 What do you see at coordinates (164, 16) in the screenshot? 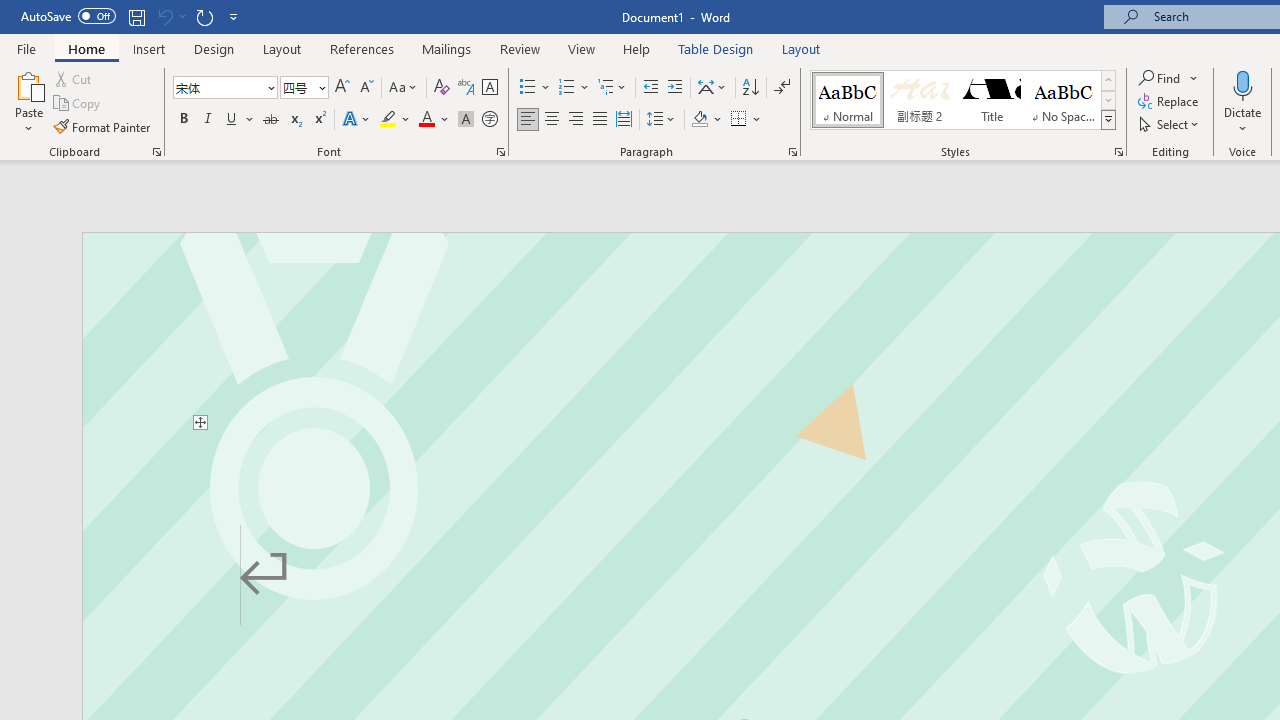
I see `'Can'` at bounding box center [164, 16].